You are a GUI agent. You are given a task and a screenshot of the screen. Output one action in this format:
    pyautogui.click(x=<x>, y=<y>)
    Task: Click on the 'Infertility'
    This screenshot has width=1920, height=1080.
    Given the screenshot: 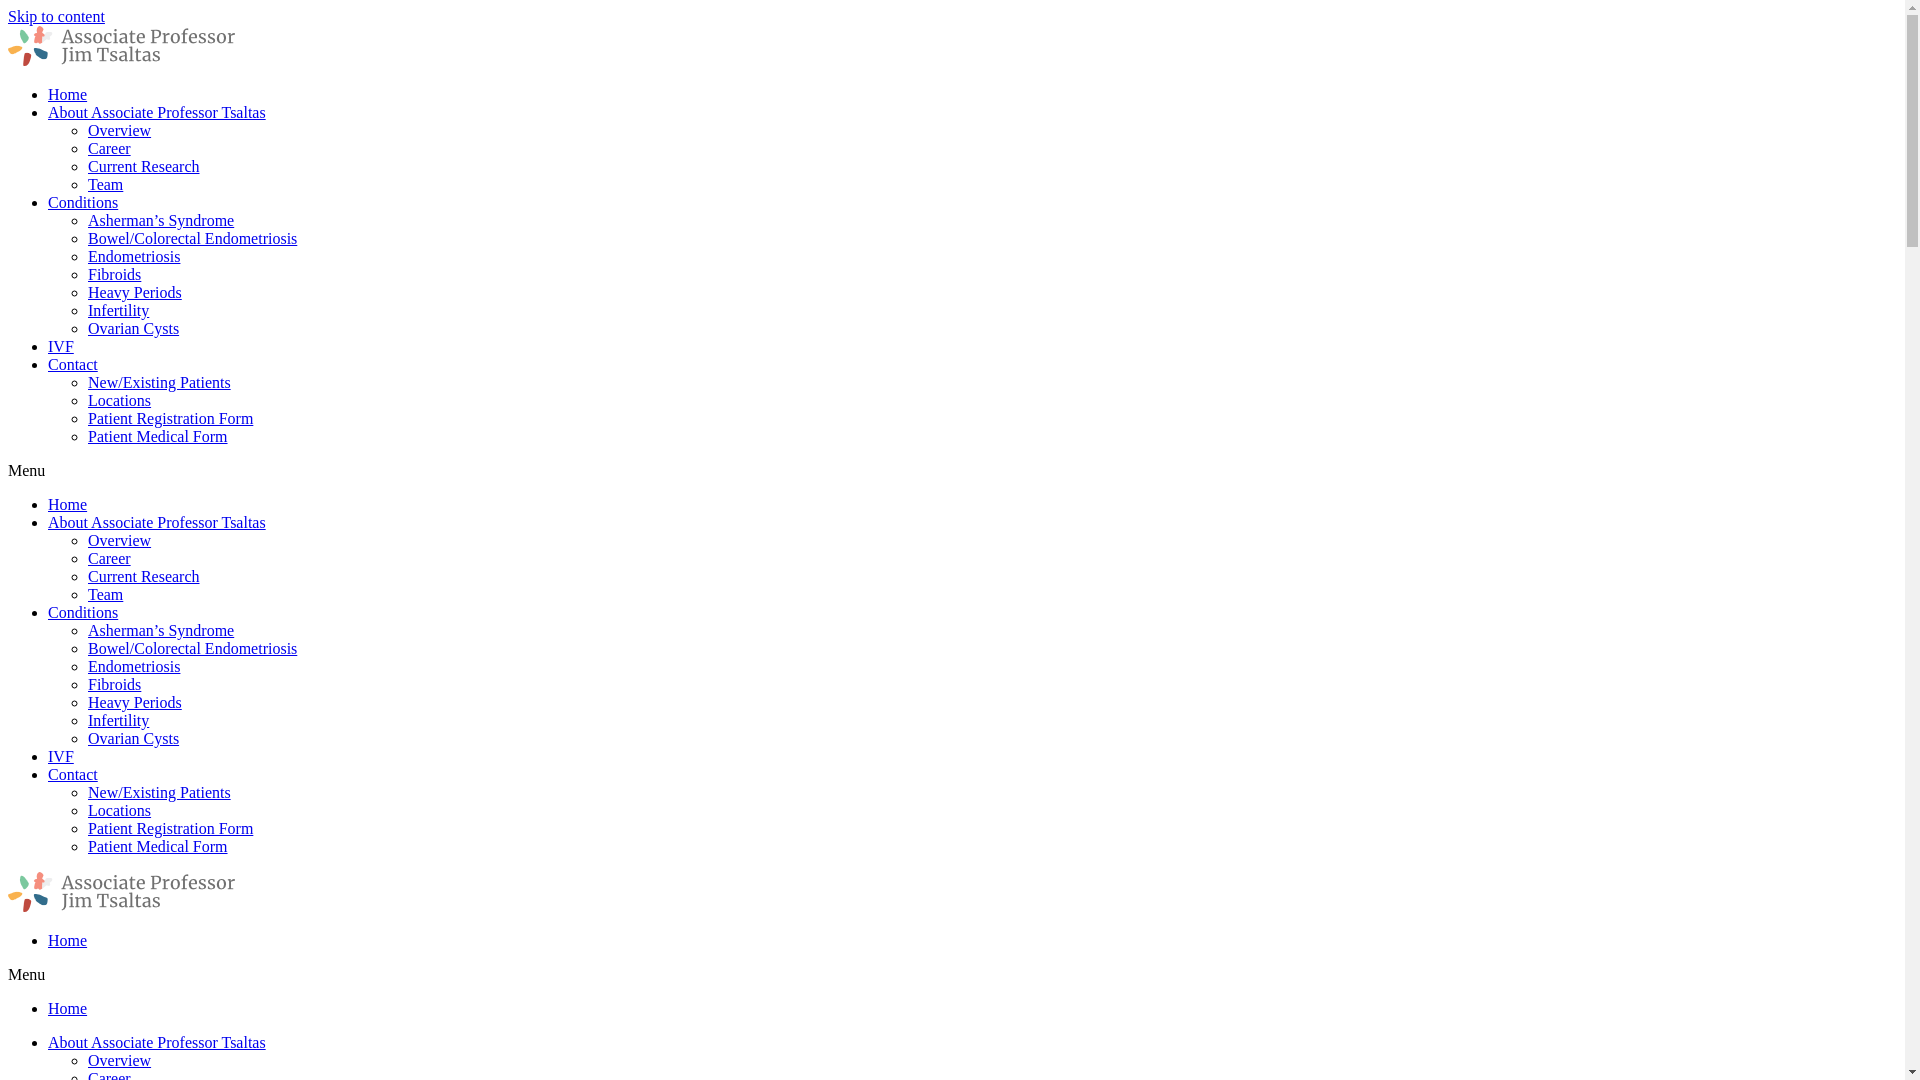 What is the action you would take?
    pyautogui.click(x=117, y=310)
    